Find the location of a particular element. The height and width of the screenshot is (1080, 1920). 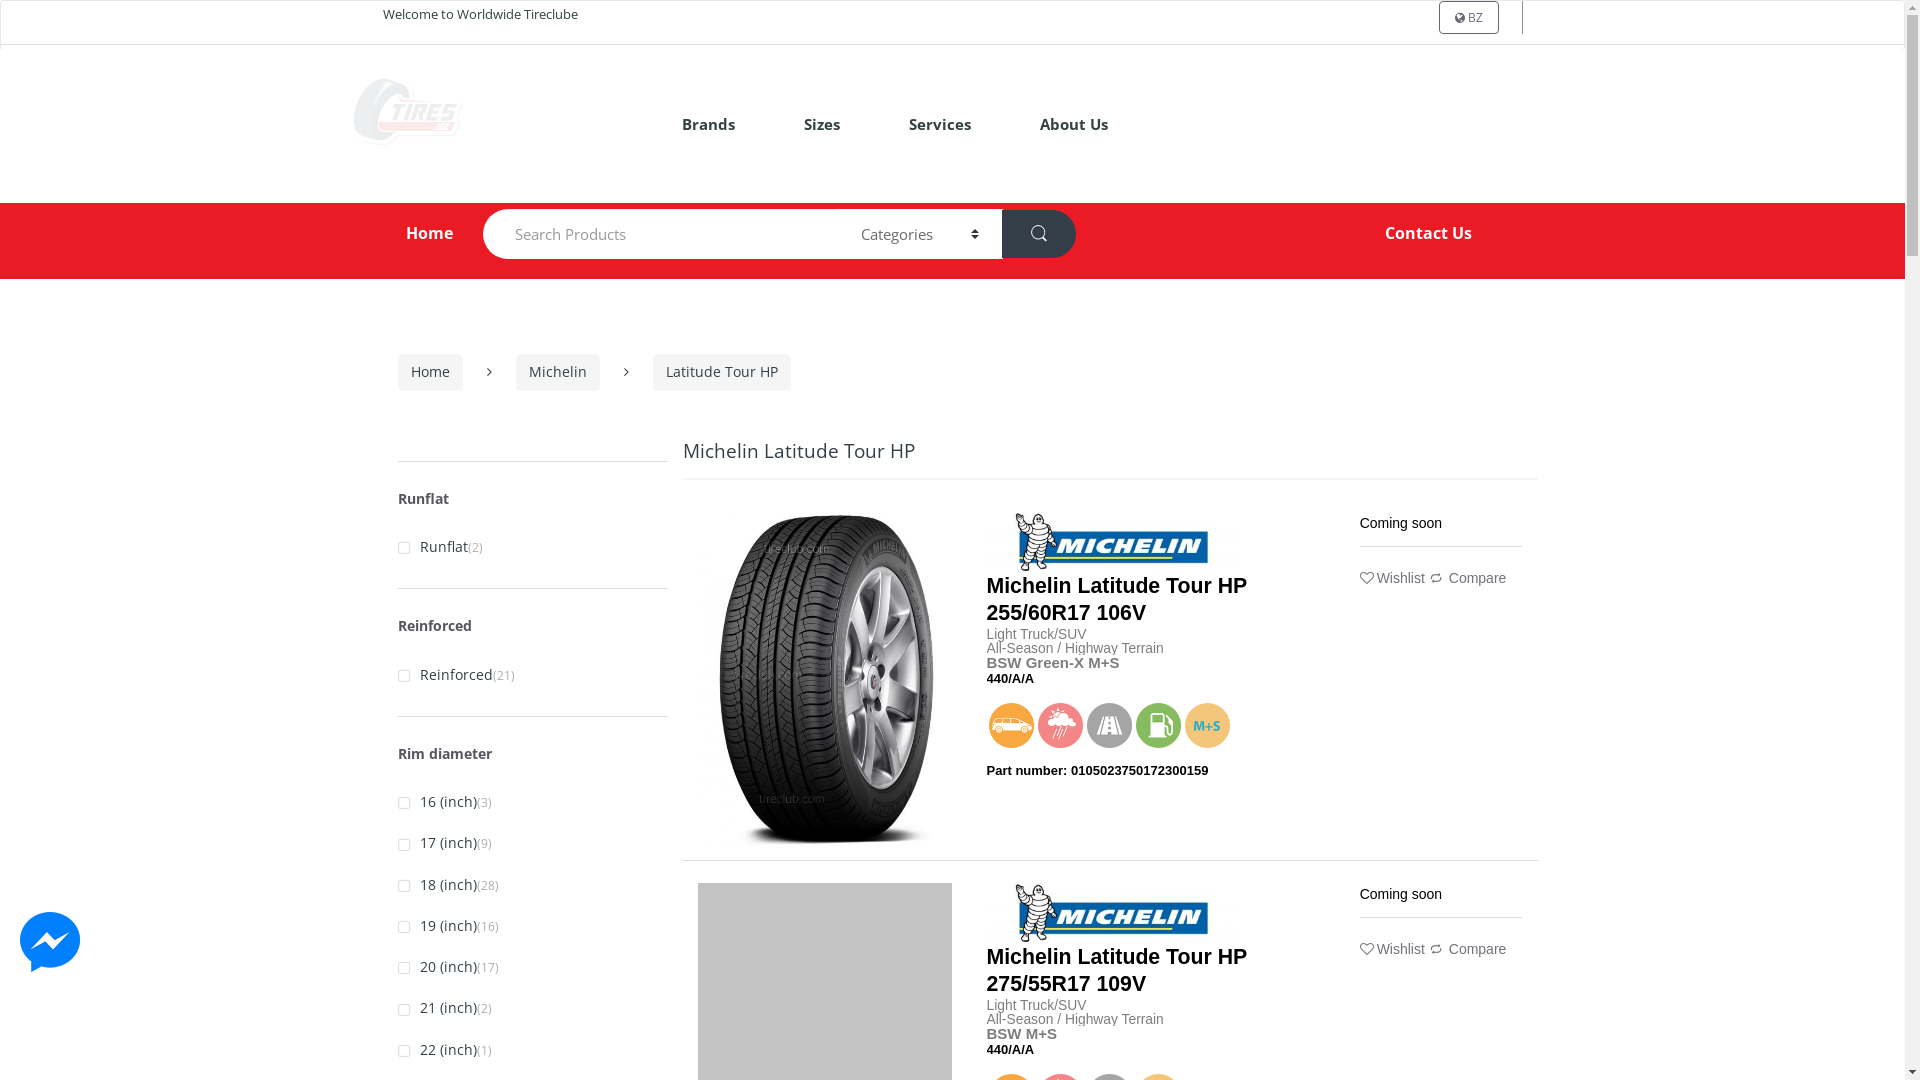

'22 (inch)' is located at coordinates (436, 1049).